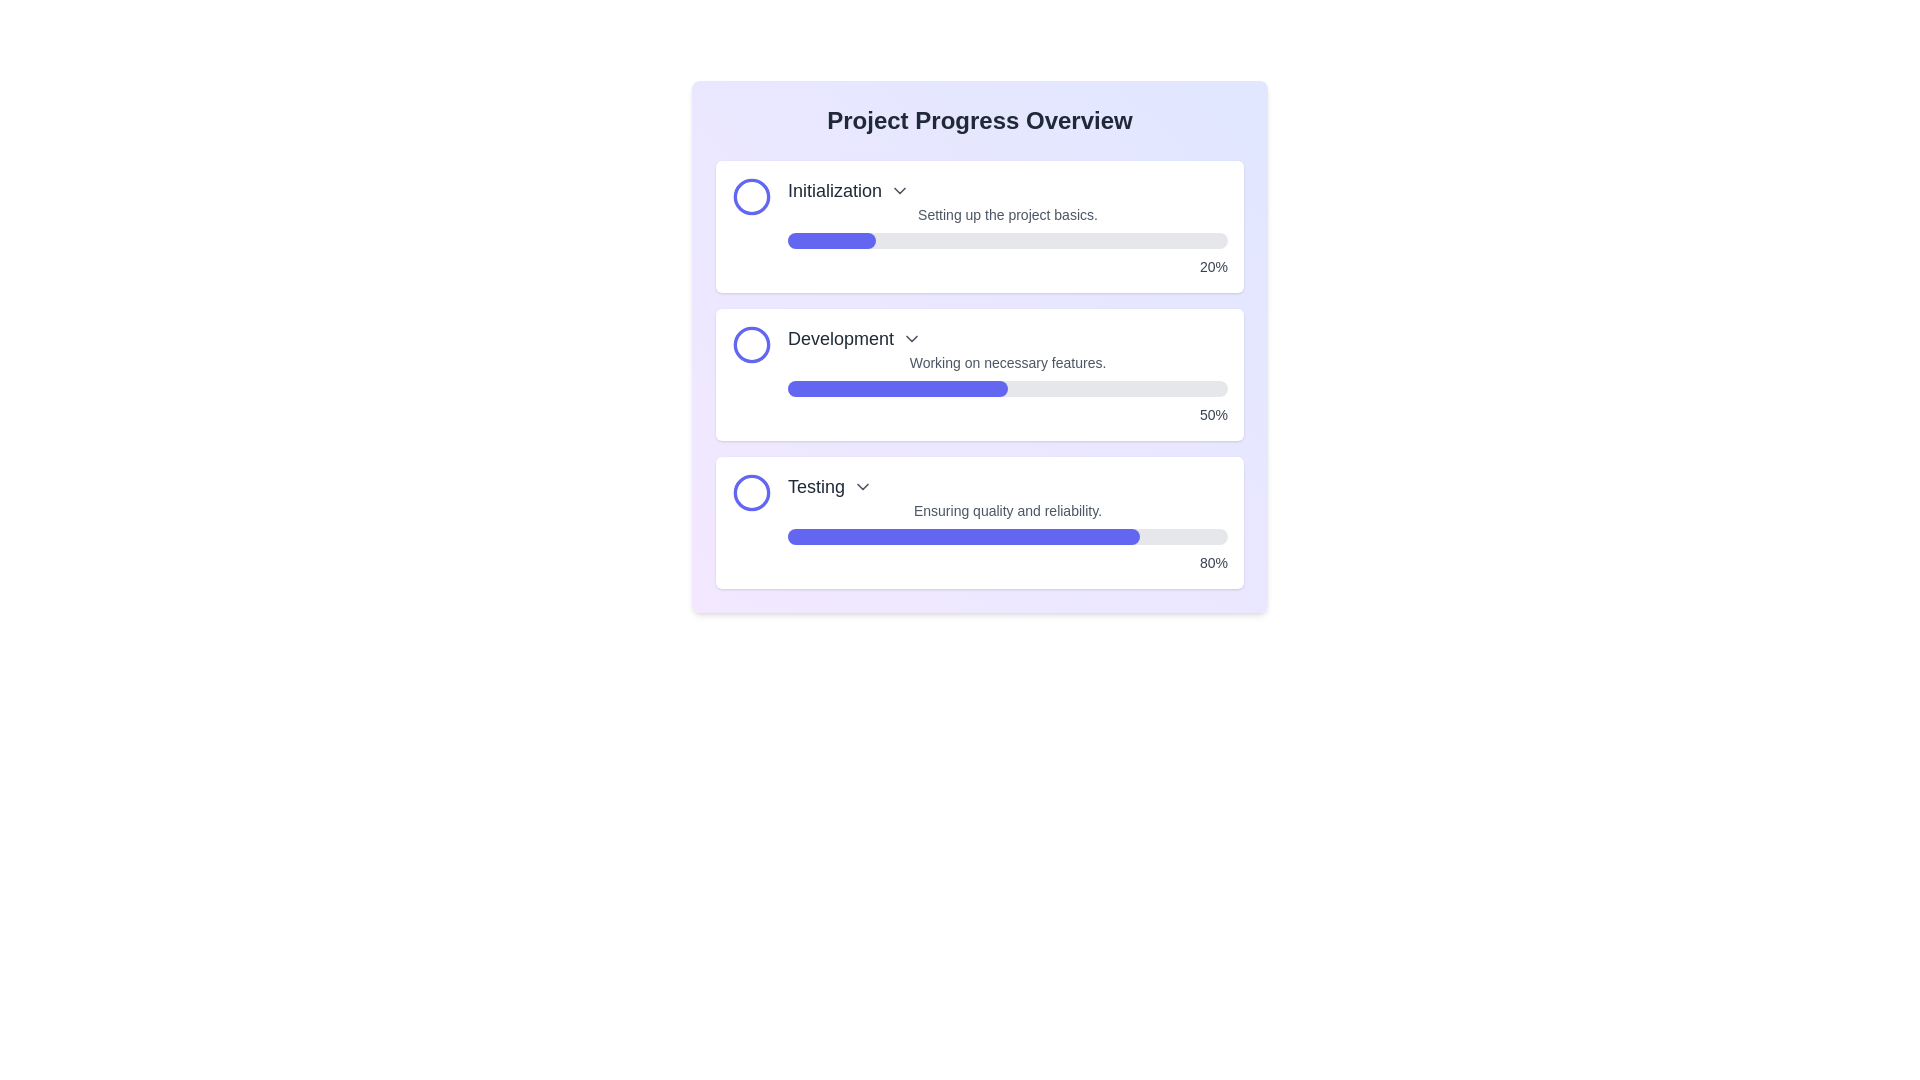  Describe the element at coordinates (1008, 535) in the screenshot. I see `the progress bar that visually represents the completion percentage of the 'Testing' task, located below the 'Ensuring quality and reliability.' text and above the '80%' label` at that location.